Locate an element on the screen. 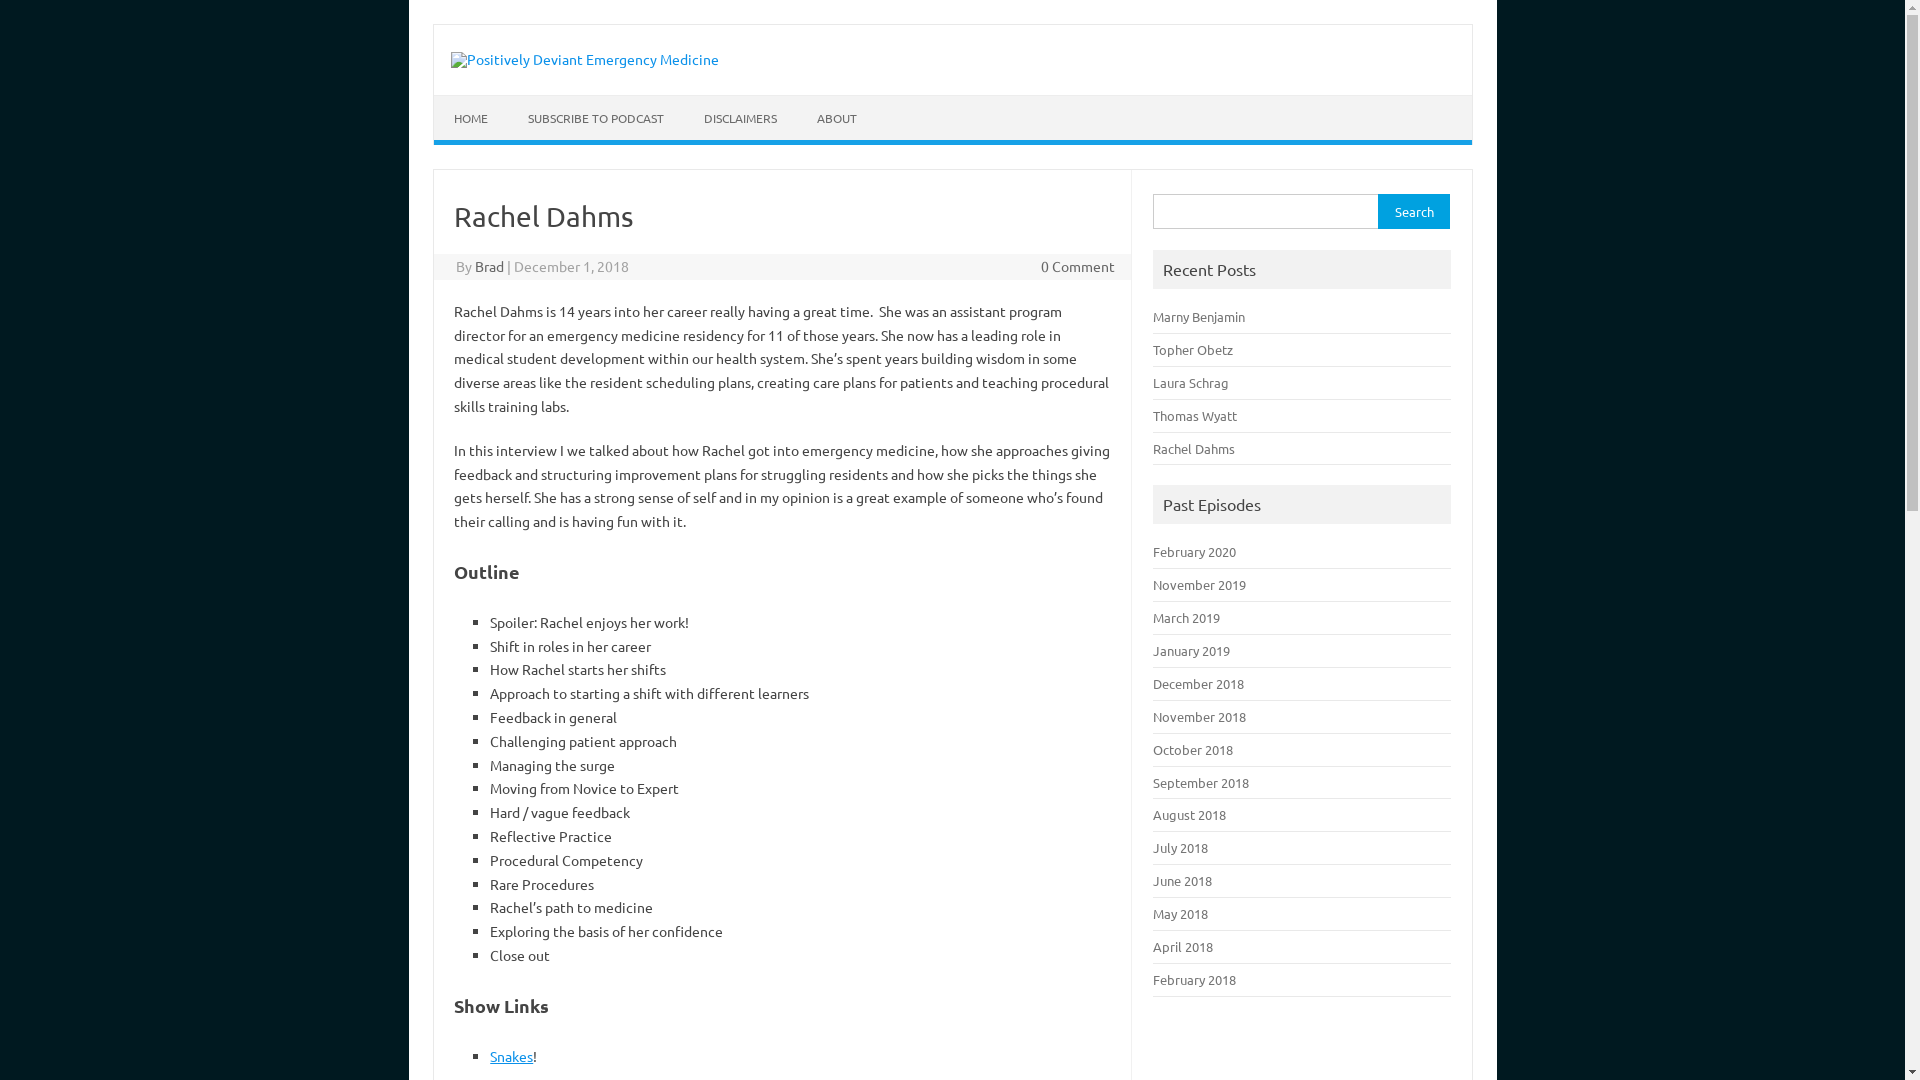 This screenshot has height=1080, width=1920. 'December 2018' is located at coordinates (1198, 682).